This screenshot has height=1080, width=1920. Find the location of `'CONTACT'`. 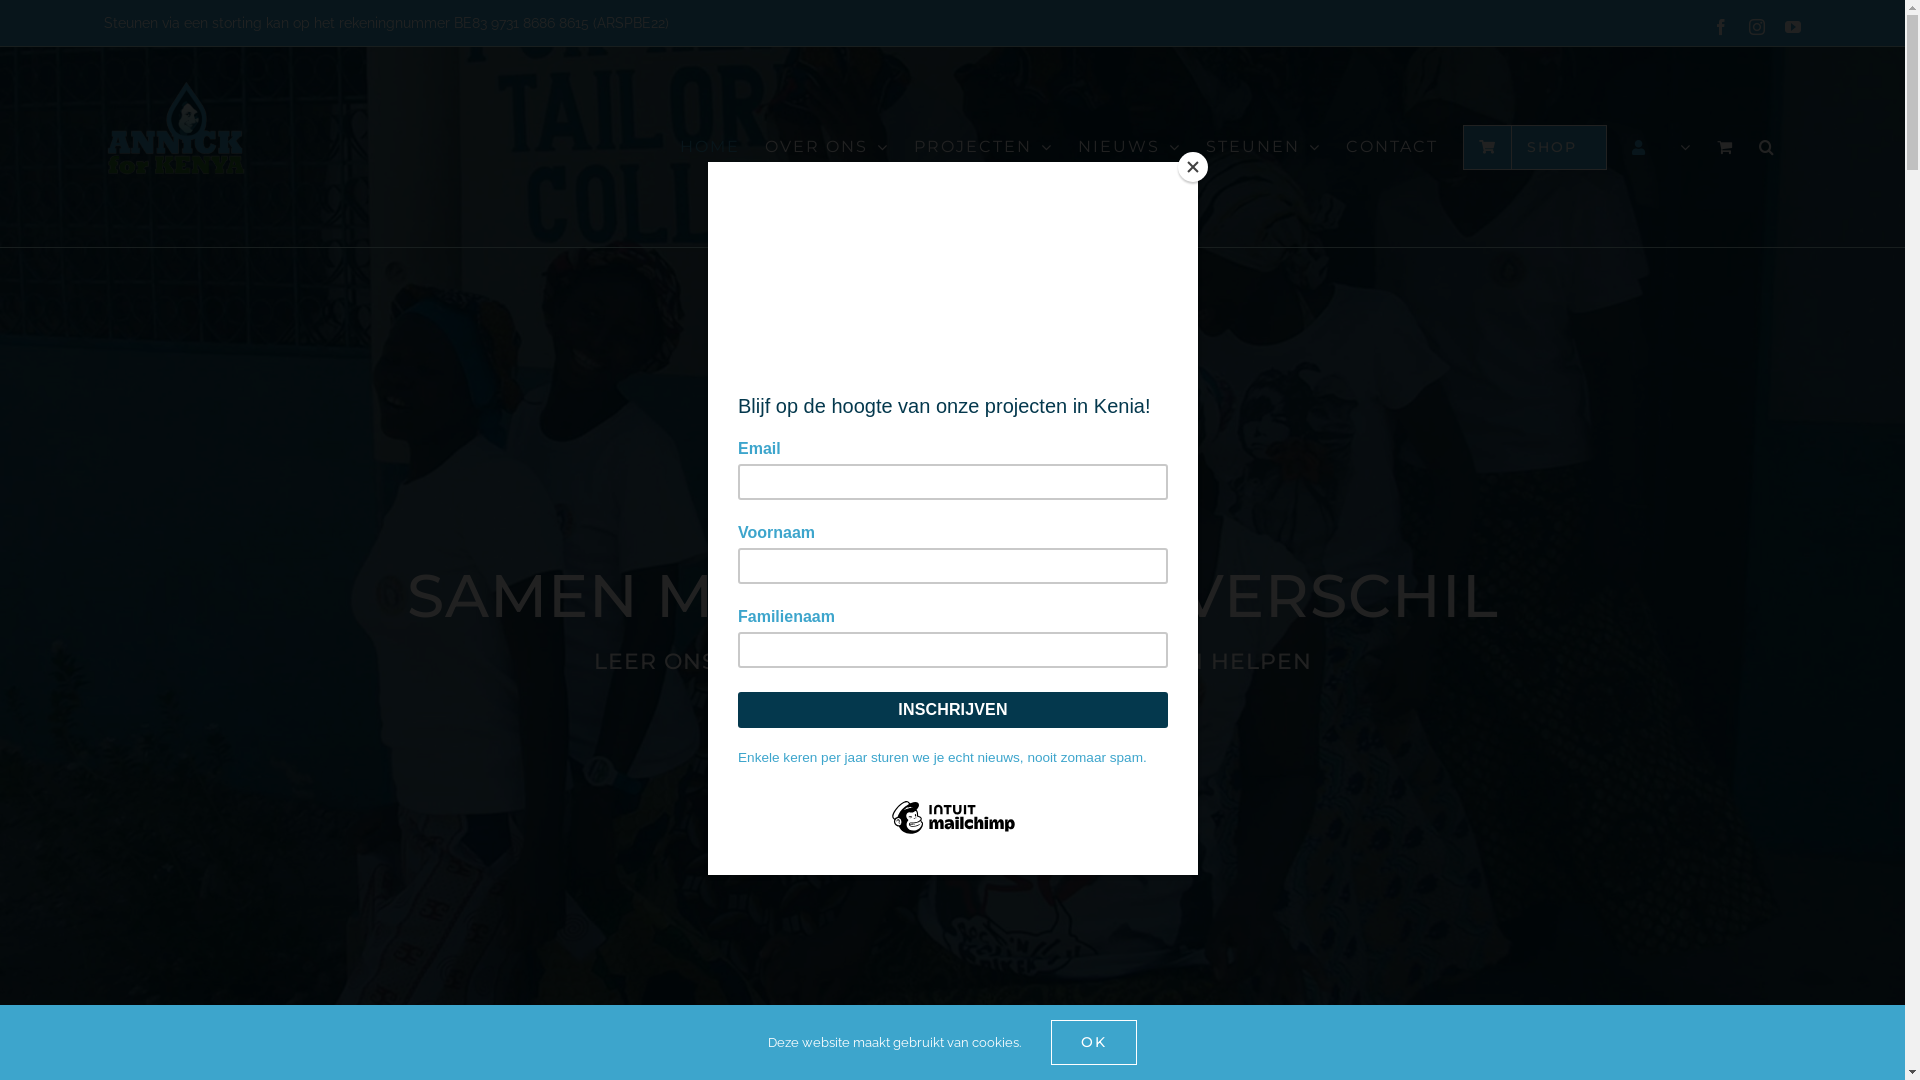

'CONTACT' is located at coordinates (1391, 145).